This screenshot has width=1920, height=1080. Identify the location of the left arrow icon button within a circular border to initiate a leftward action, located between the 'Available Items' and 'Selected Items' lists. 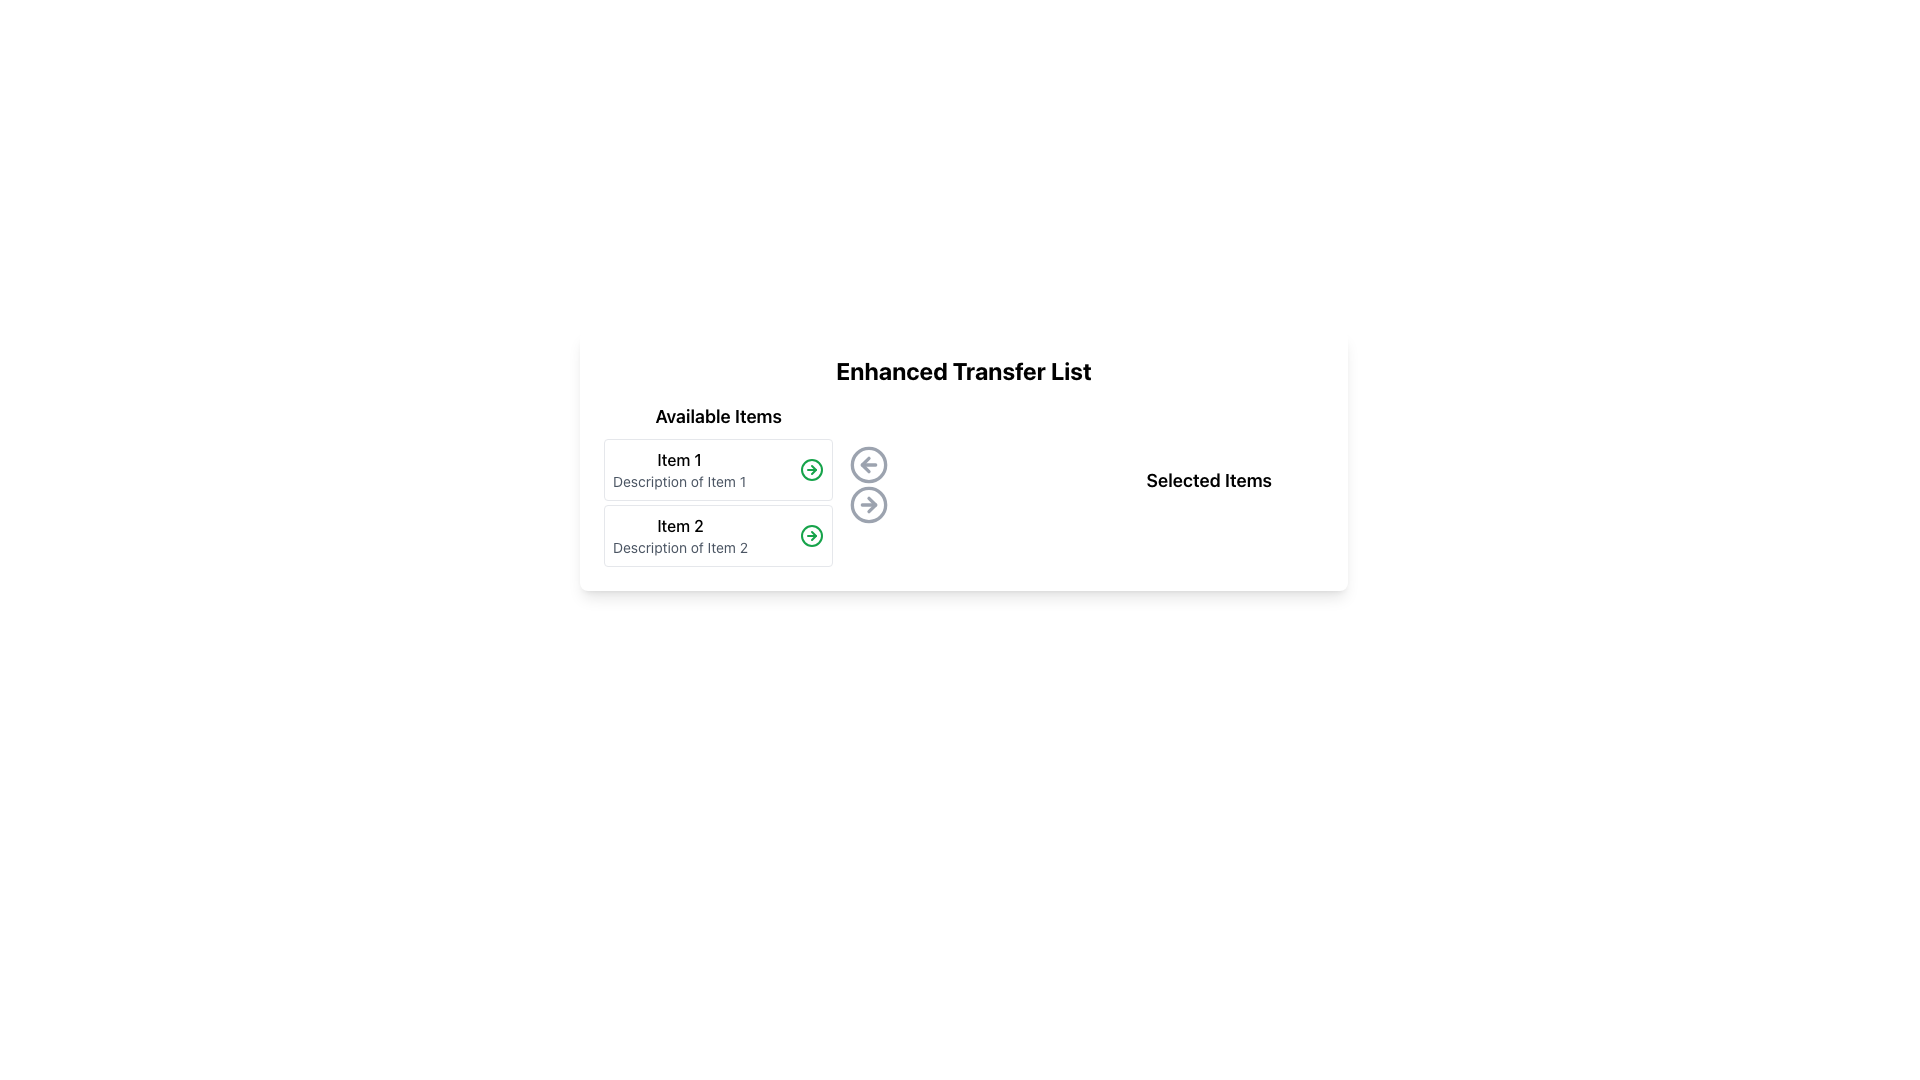
(865, 465).